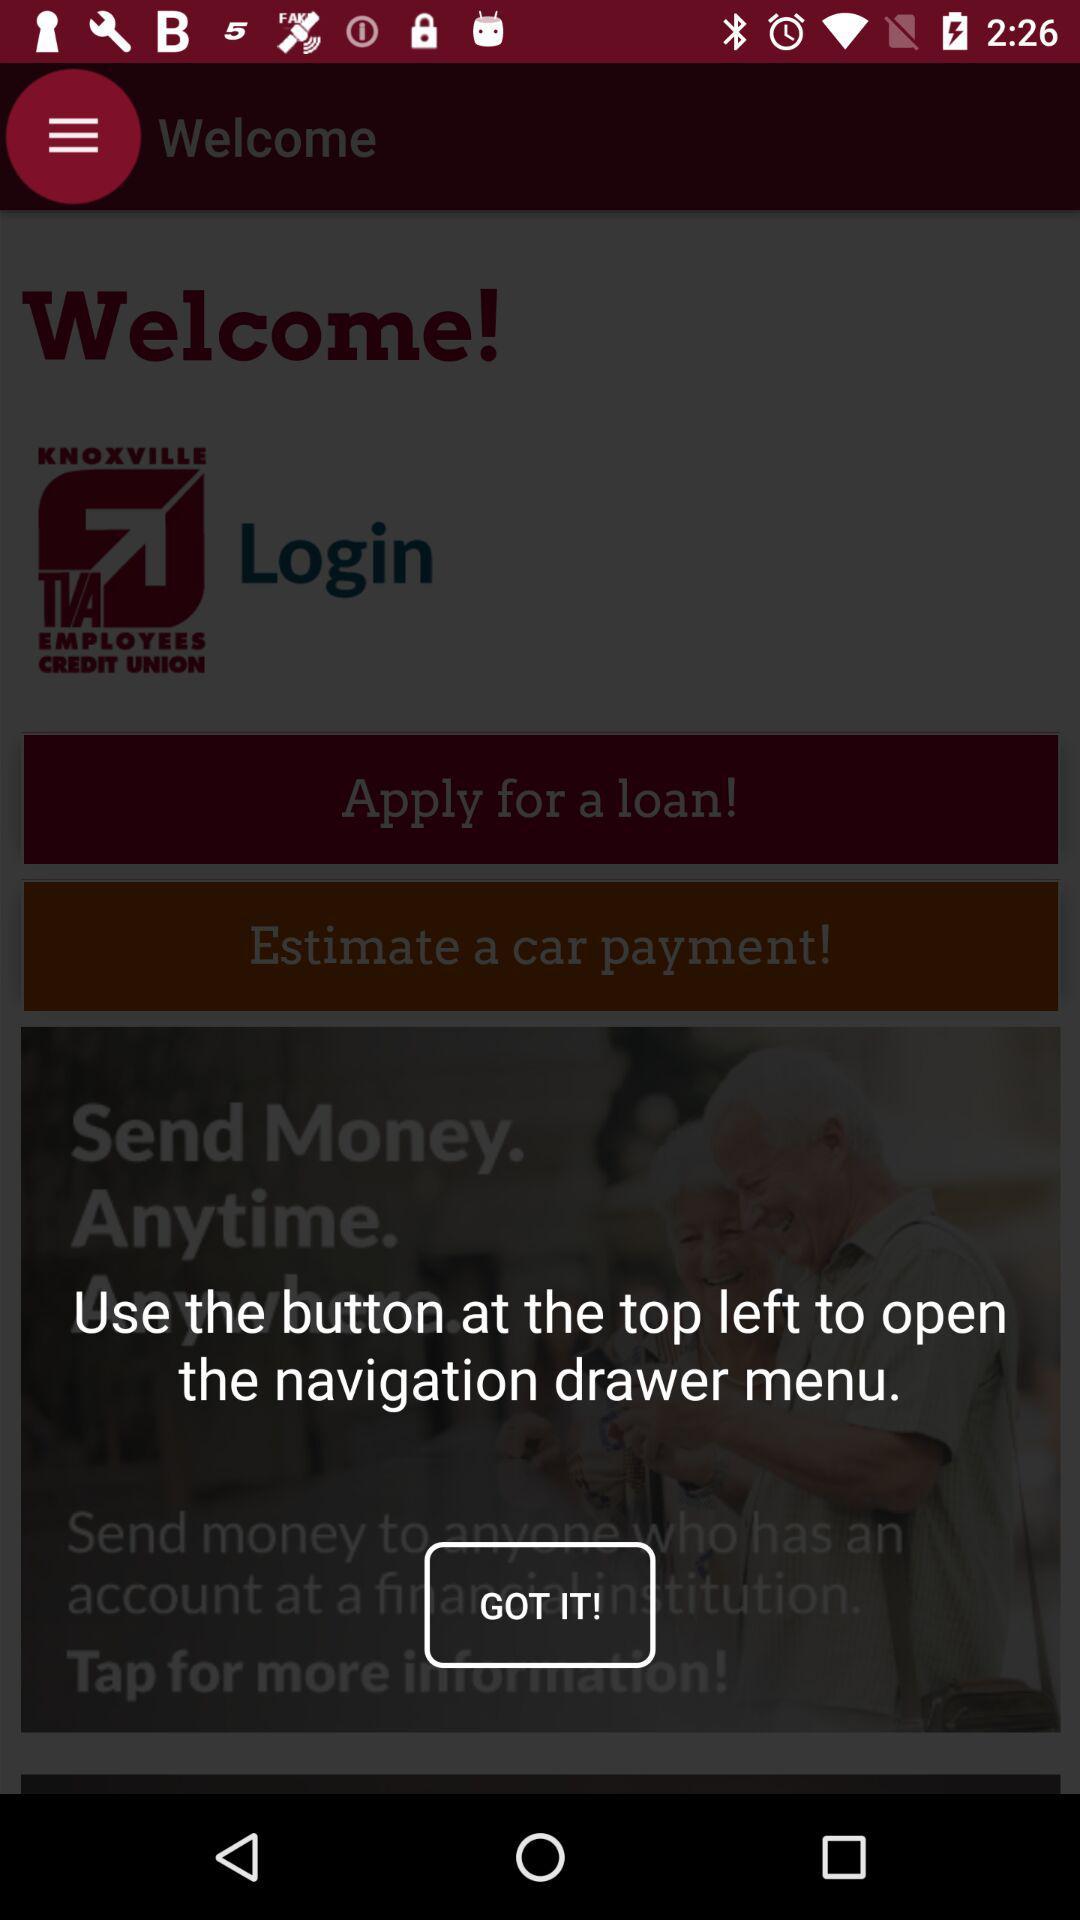 The image size is (1080, 1920). I want to click on got it! item, so click(540, 1604).